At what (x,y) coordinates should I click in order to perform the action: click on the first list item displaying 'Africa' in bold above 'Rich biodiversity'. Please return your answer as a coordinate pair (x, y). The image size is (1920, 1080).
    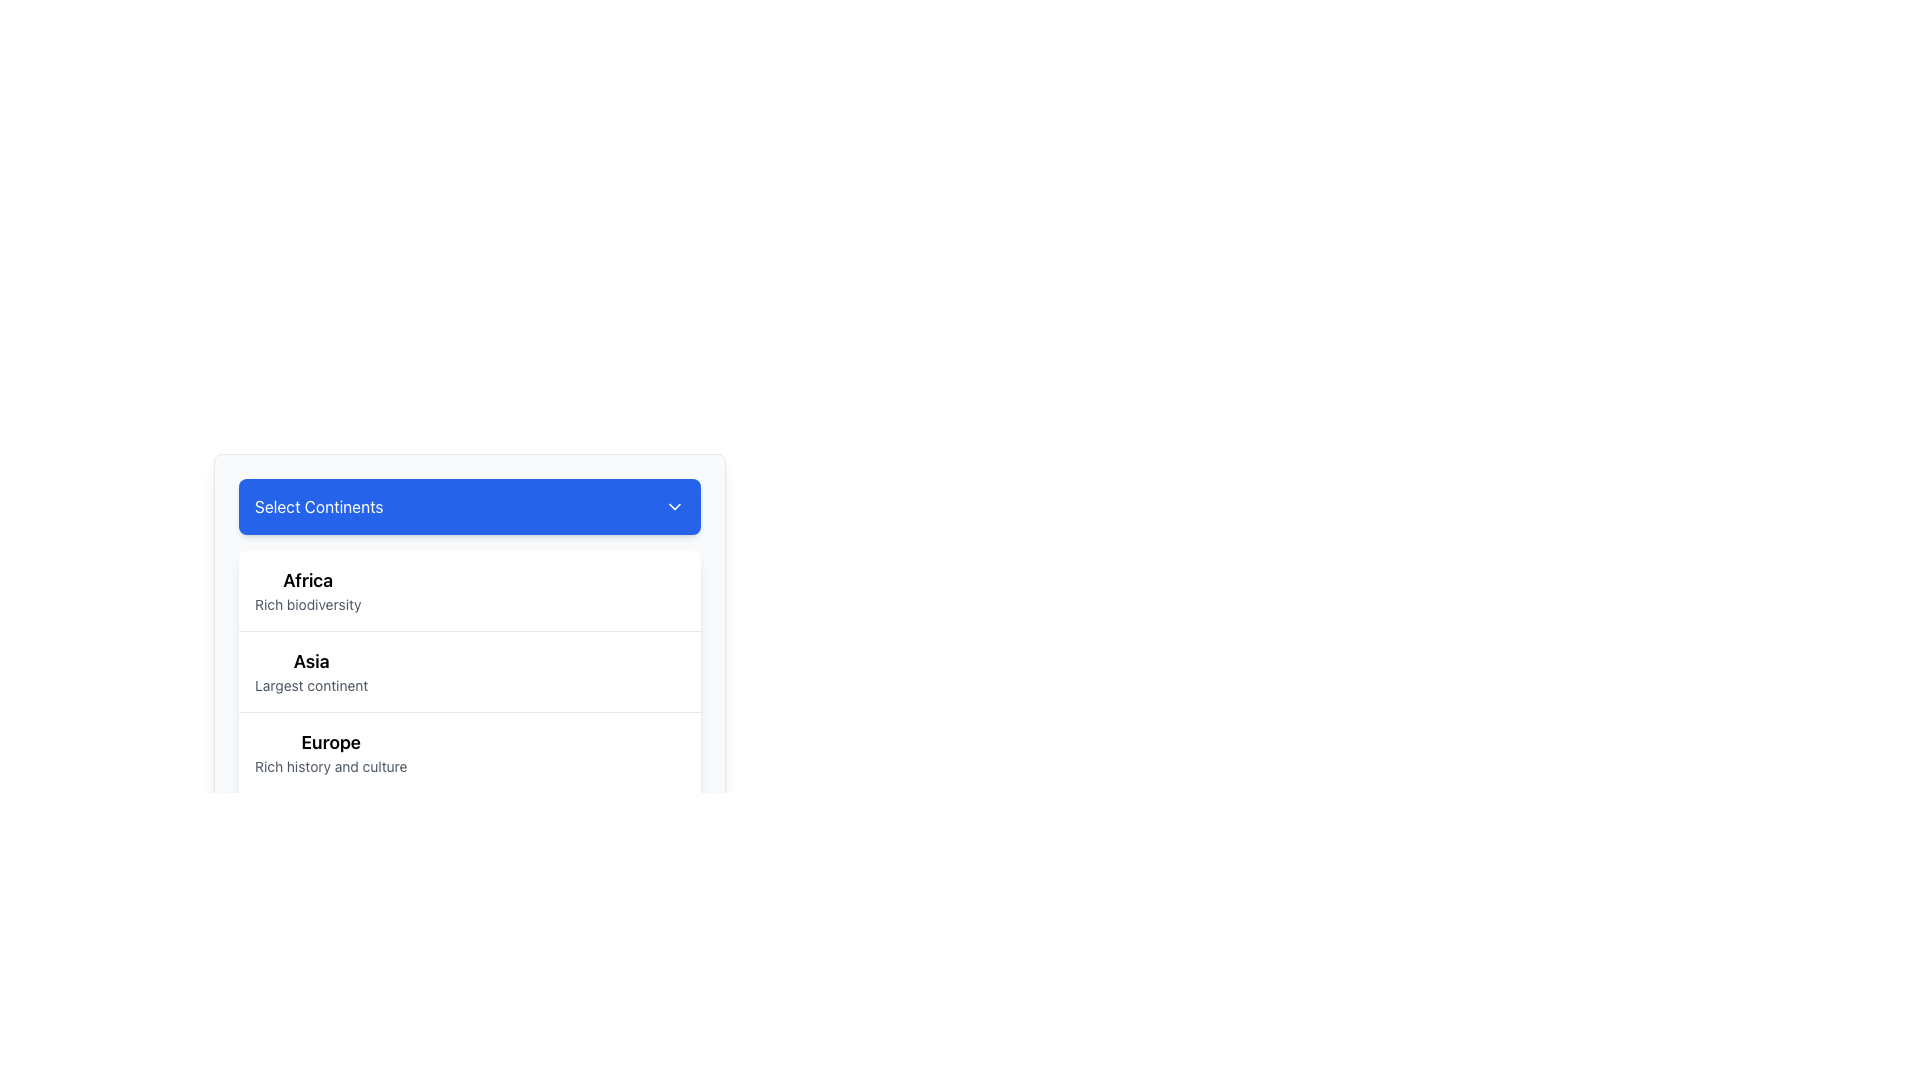
    Looking at the image, I should click on (469, 589).